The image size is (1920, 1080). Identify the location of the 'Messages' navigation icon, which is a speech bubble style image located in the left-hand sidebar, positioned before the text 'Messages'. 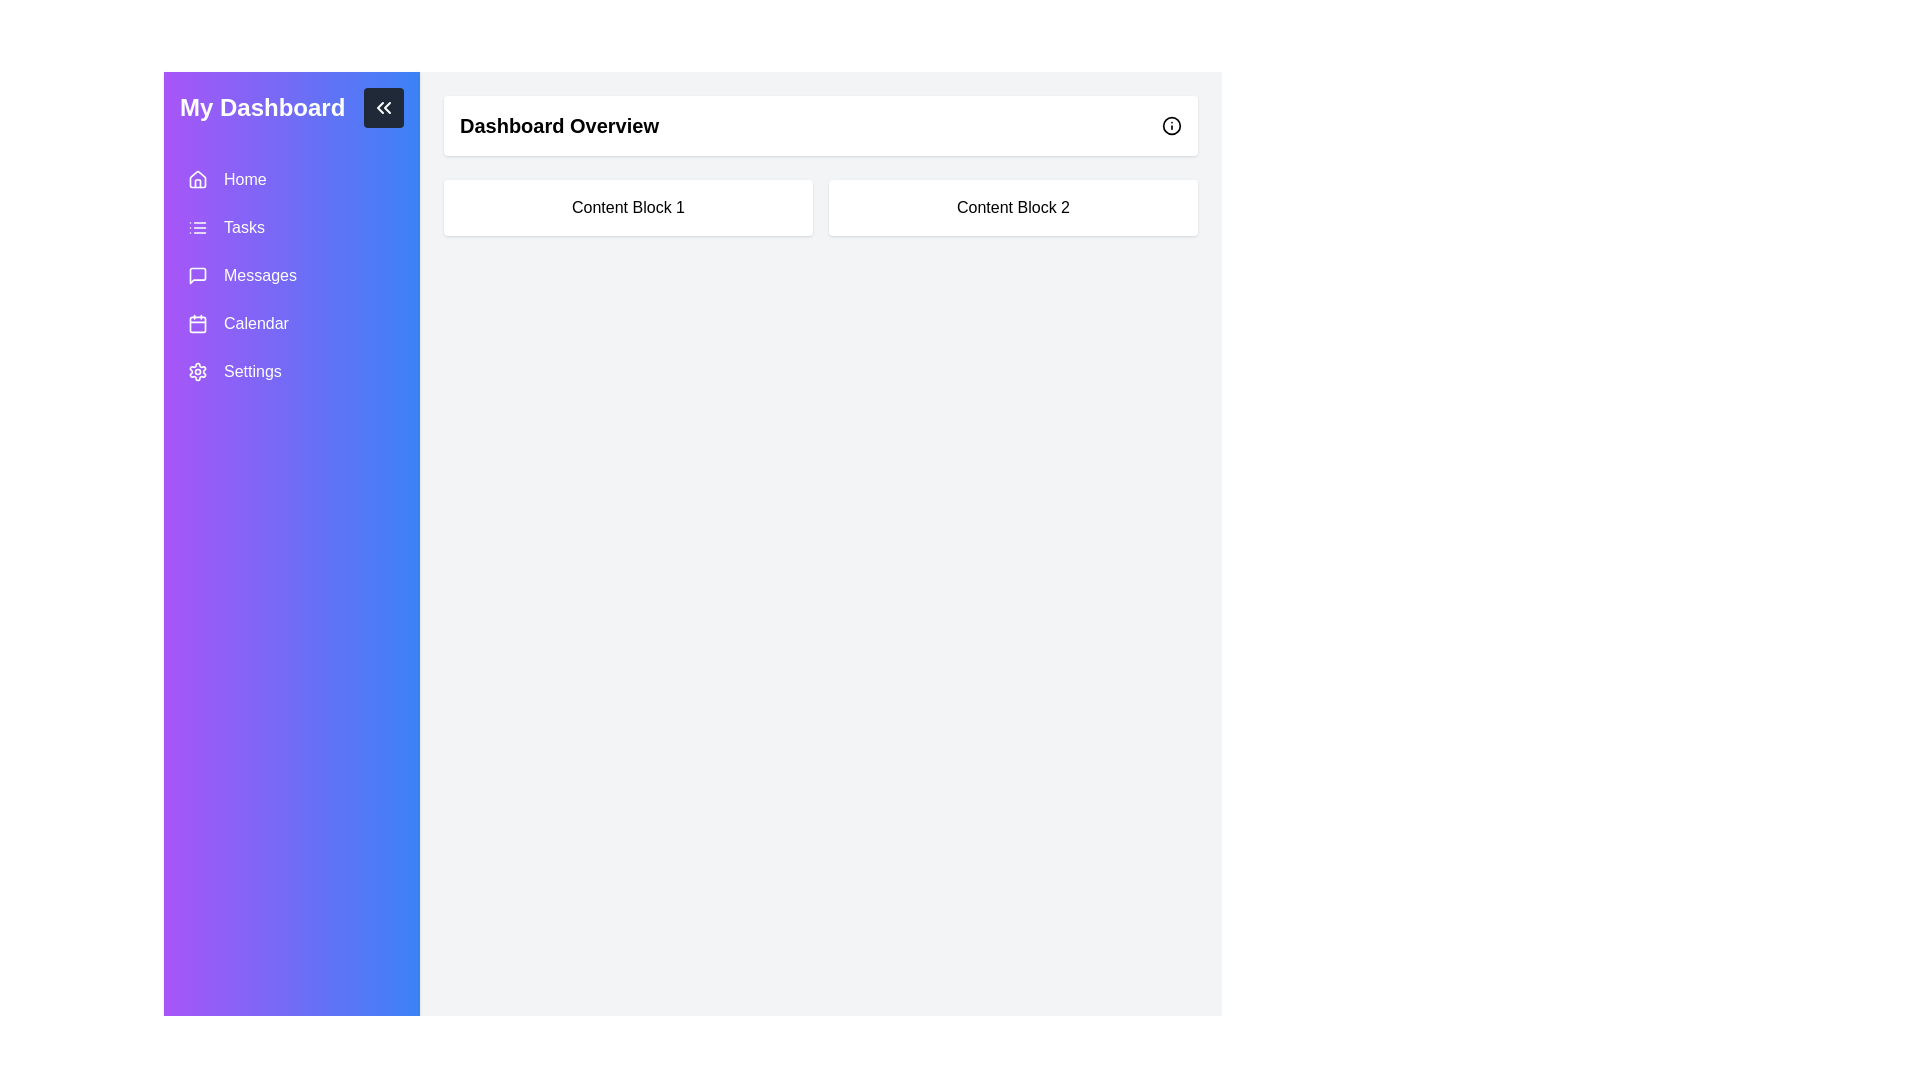
(197, 276).